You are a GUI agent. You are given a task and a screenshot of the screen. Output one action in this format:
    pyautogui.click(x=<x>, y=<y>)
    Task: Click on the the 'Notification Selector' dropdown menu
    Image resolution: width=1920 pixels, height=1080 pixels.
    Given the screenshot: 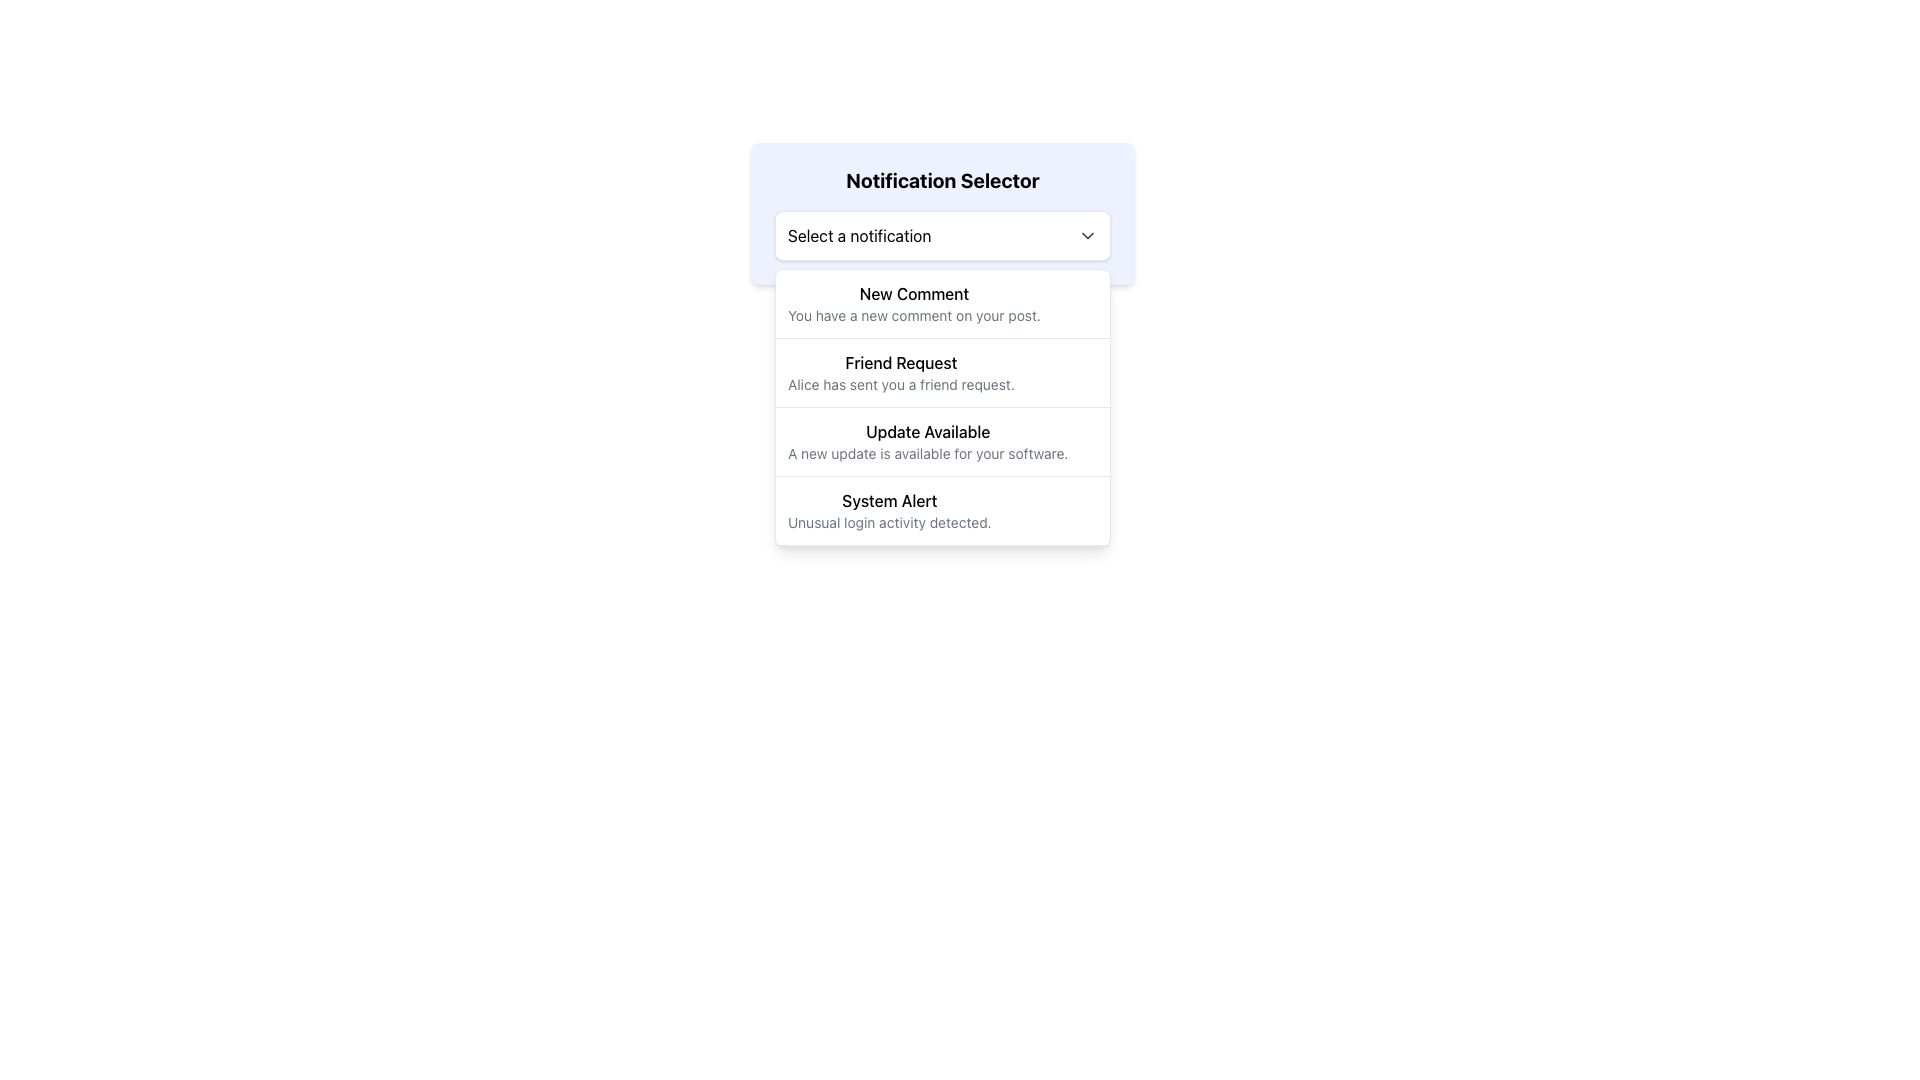 What is the action you would take?
    pyautogui.click(x=941, y=213)
    